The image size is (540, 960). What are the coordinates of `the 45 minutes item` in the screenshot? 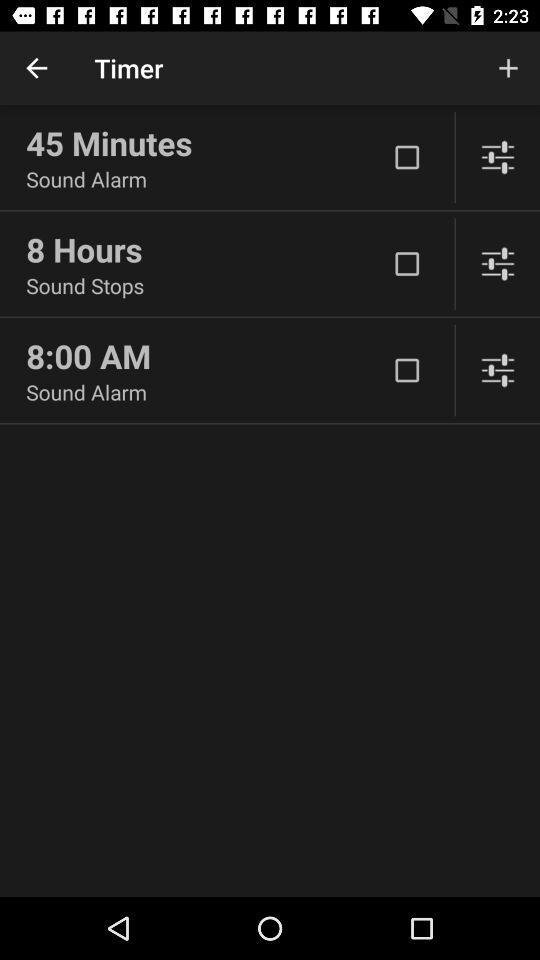 It's located at (205, 142).